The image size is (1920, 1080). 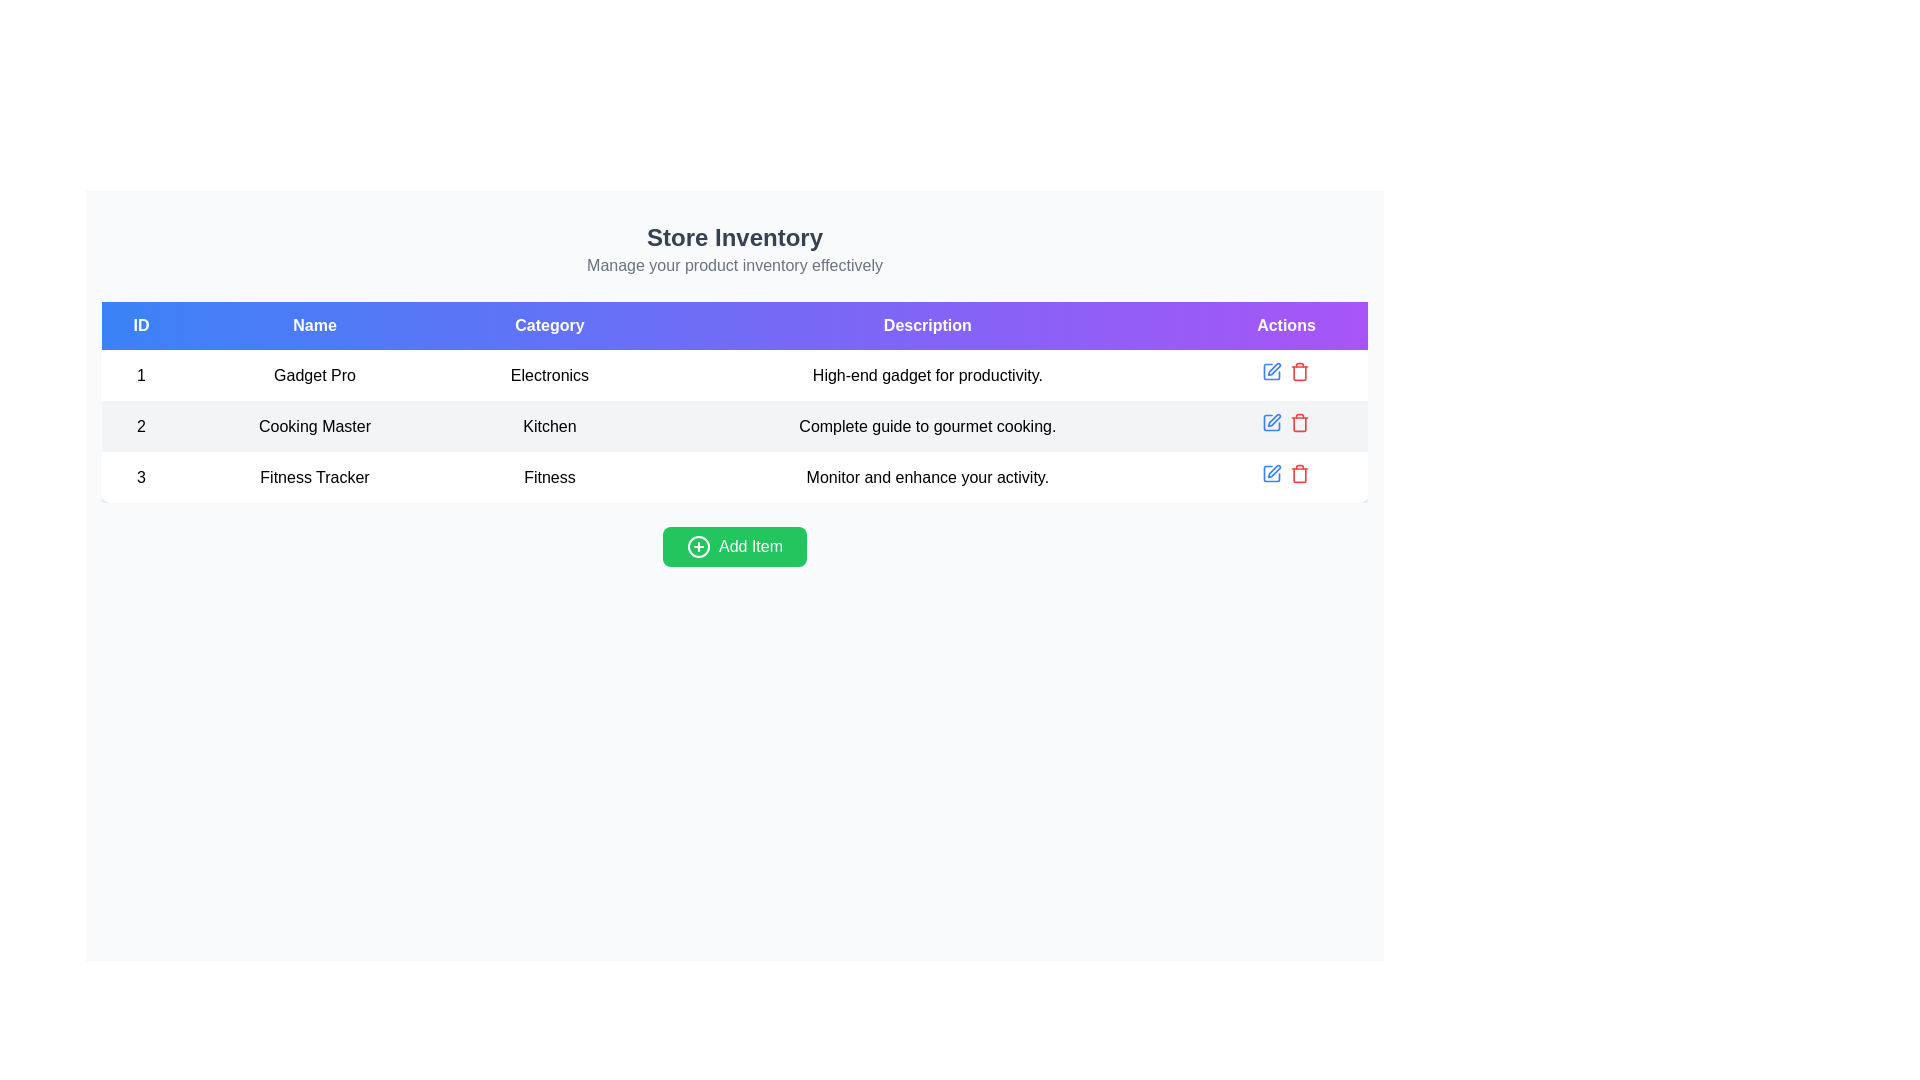 What do you see at coordinates (1286, 325) in the screenshot?
I see `the 'Actions' header text, which is the fifth header in a horizontal row, positioned to the far right, above the action icons in the main interface` at bounding box center [1286, 325].